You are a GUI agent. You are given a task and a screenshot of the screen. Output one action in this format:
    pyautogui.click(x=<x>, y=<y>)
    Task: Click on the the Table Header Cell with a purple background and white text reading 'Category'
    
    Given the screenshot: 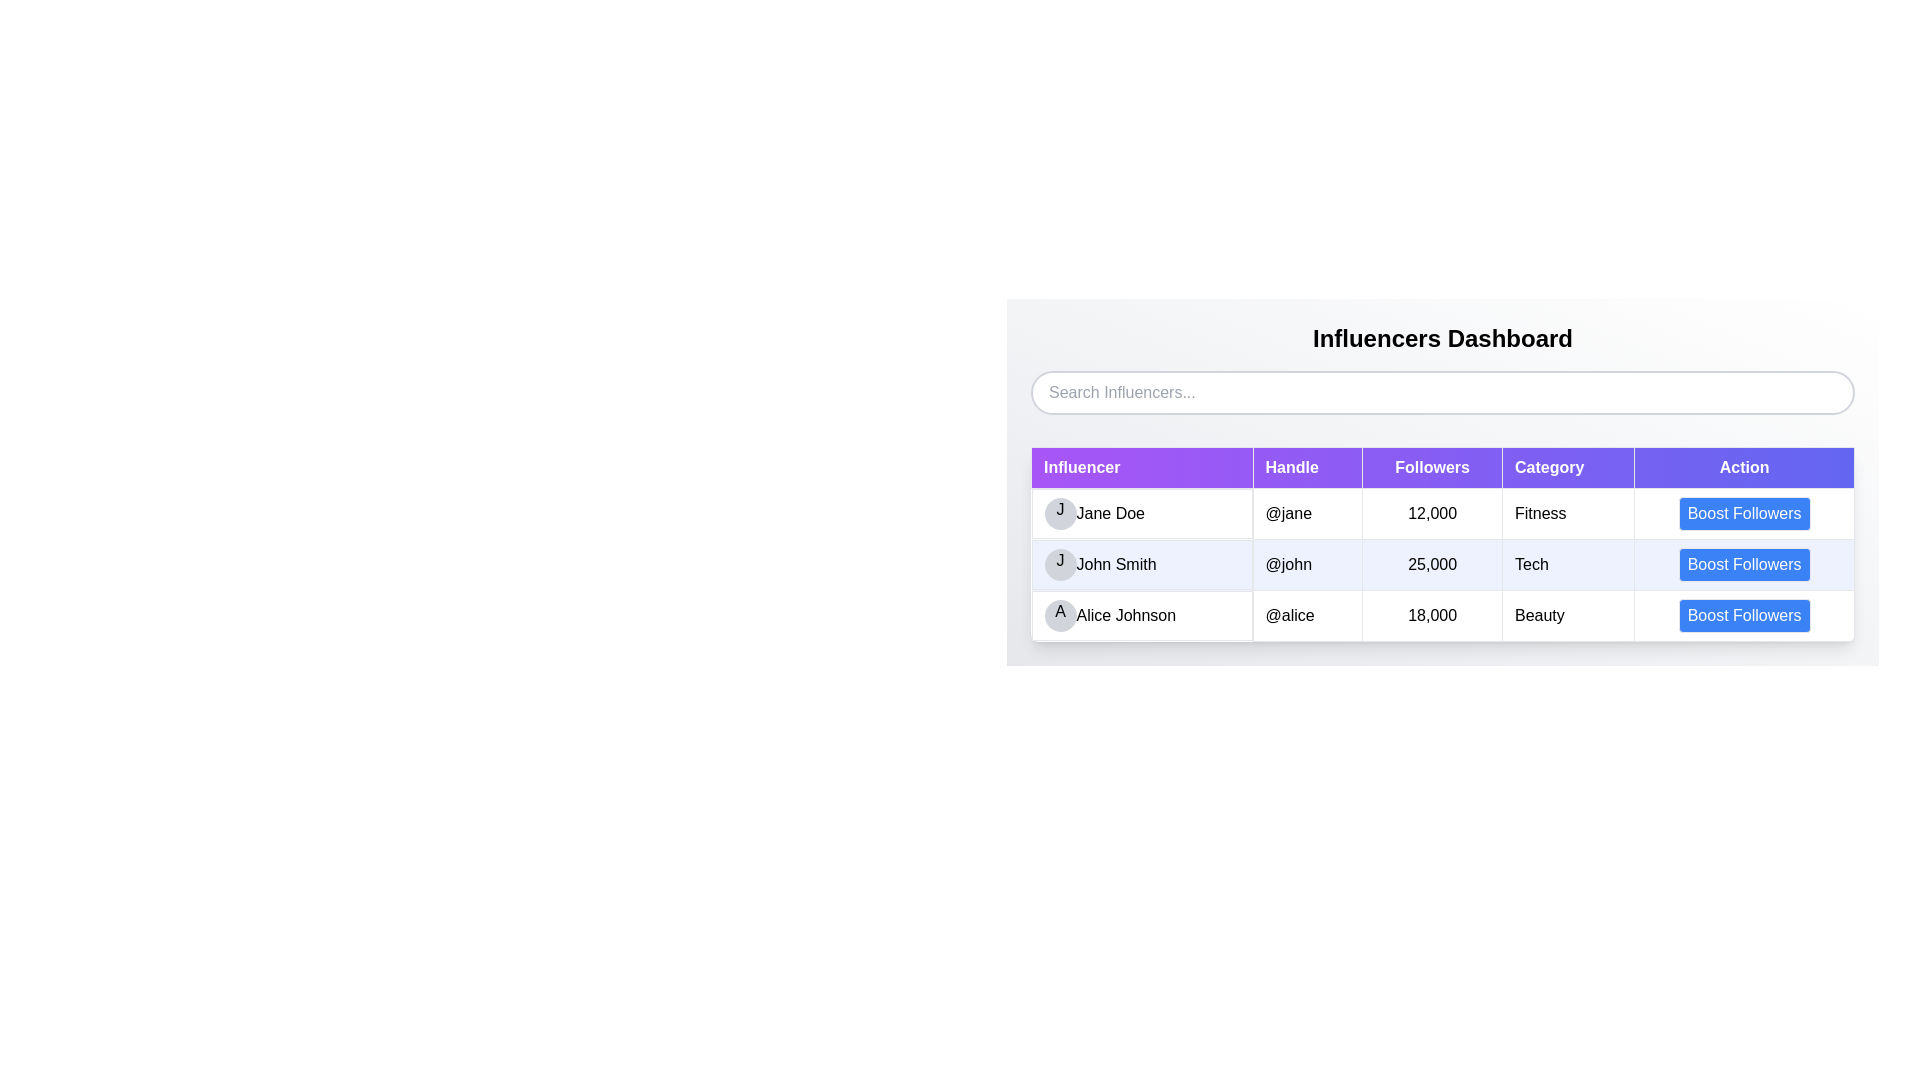 What is the action you would take?
    pyautogui.click(x=1567, y=467)
    